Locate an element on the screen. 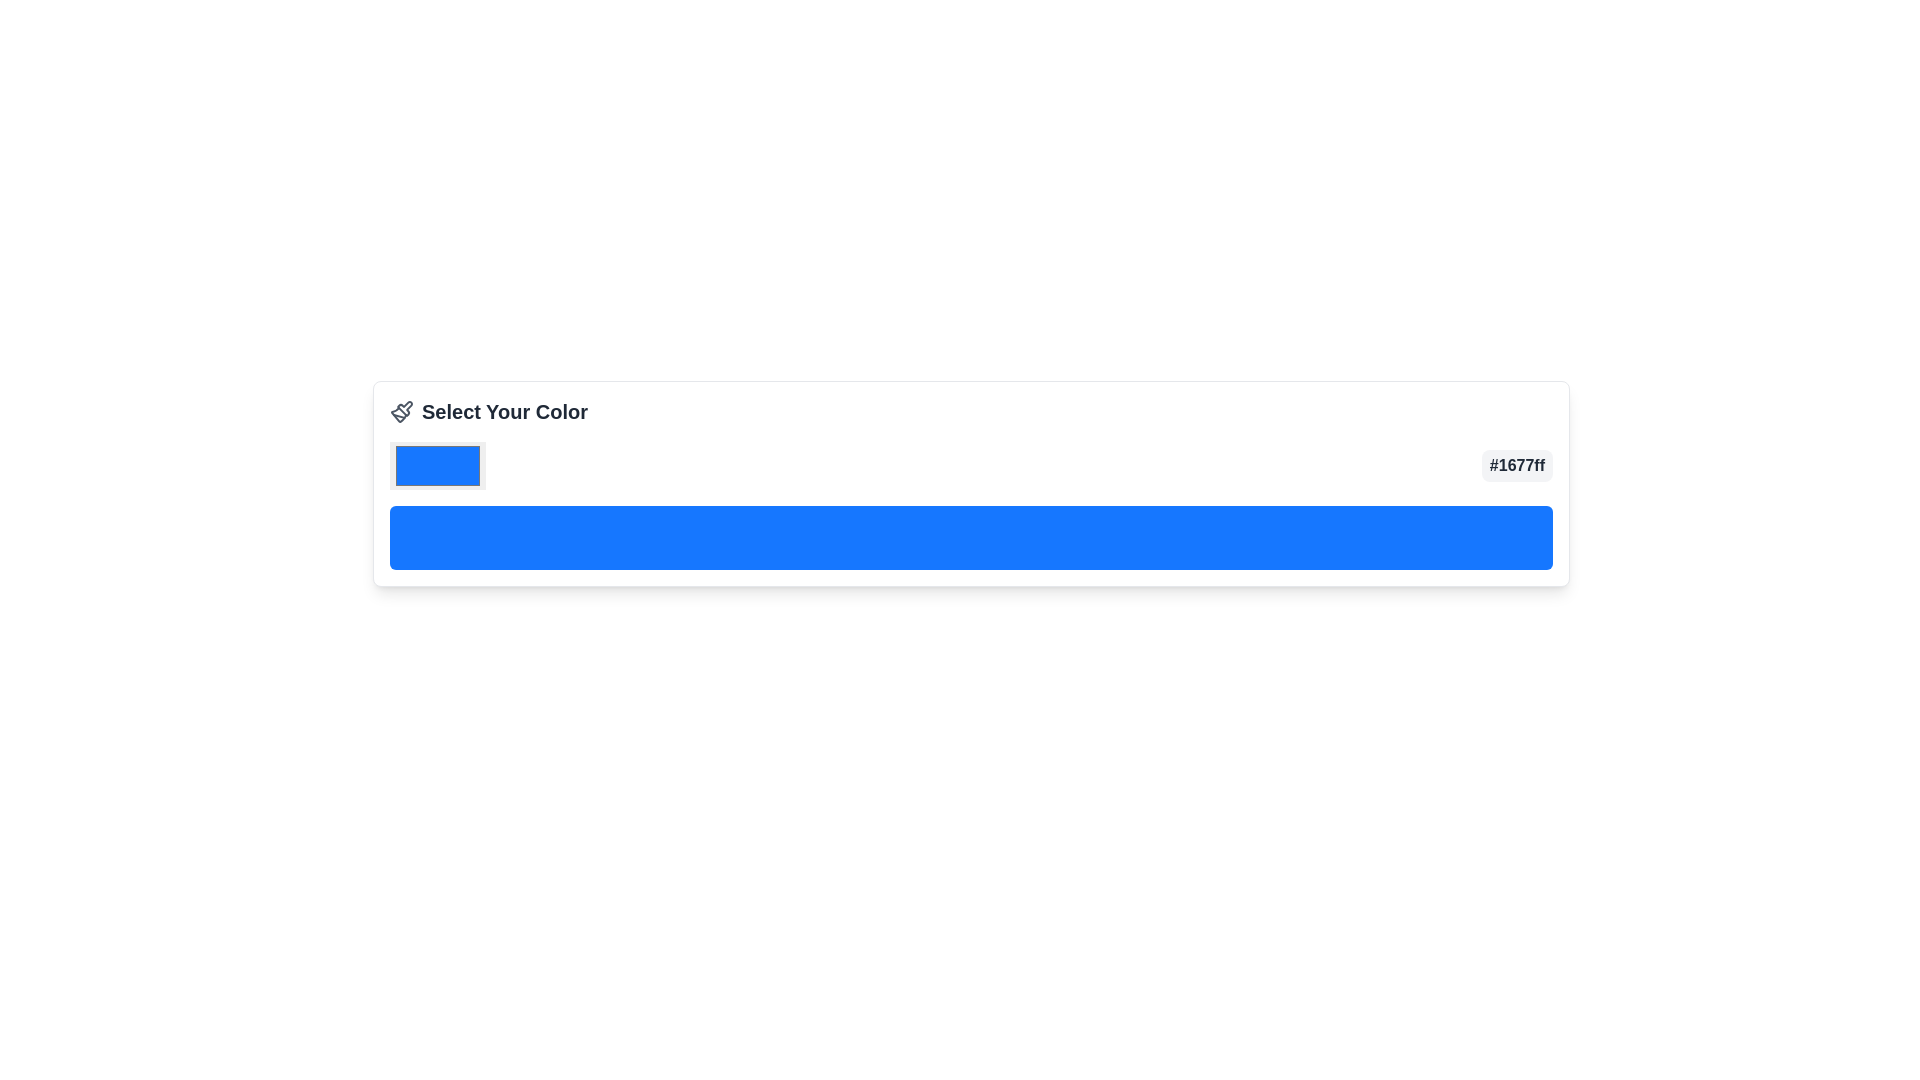  the rectangular blue color picker component located within the 'Select Your Color' panel is located at coordinates (436, 466).